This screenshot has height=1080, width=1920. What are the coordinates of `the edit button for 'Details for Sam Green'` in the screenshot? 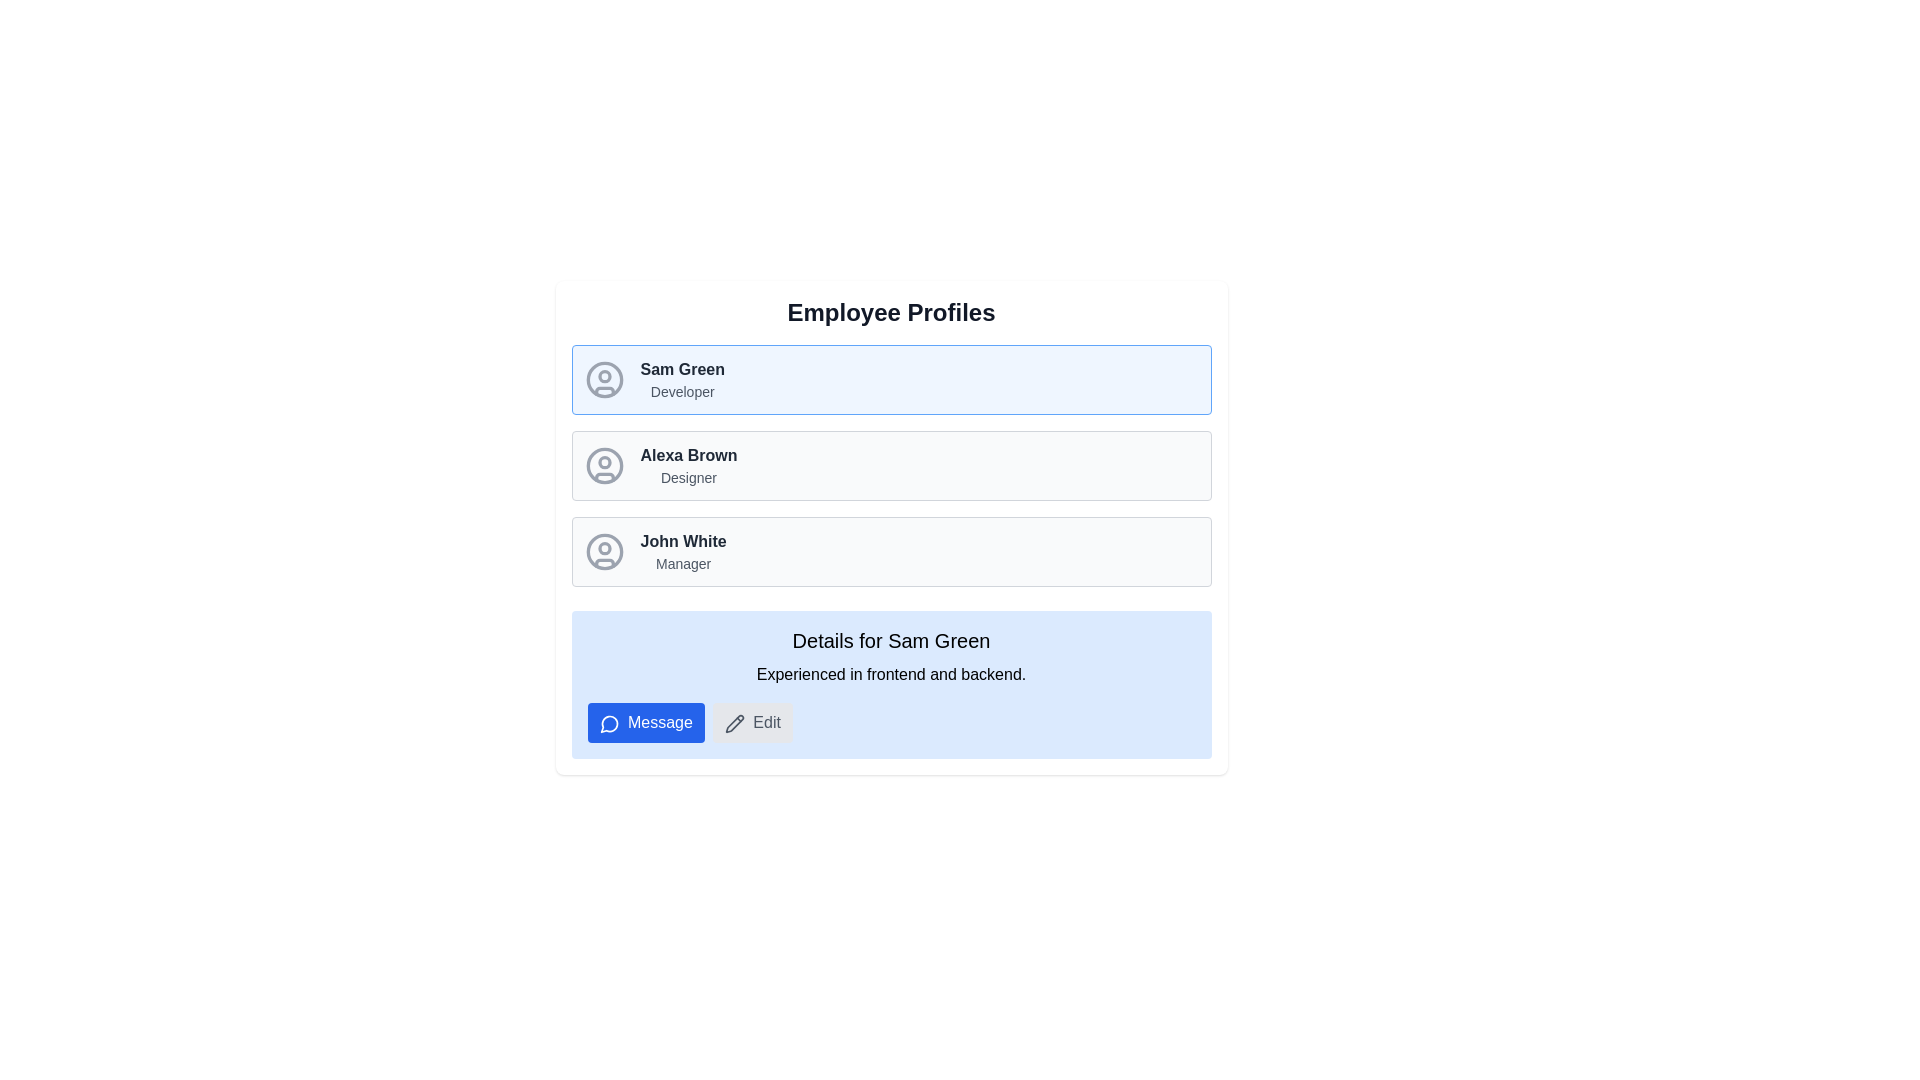 It's located at (751, 722).